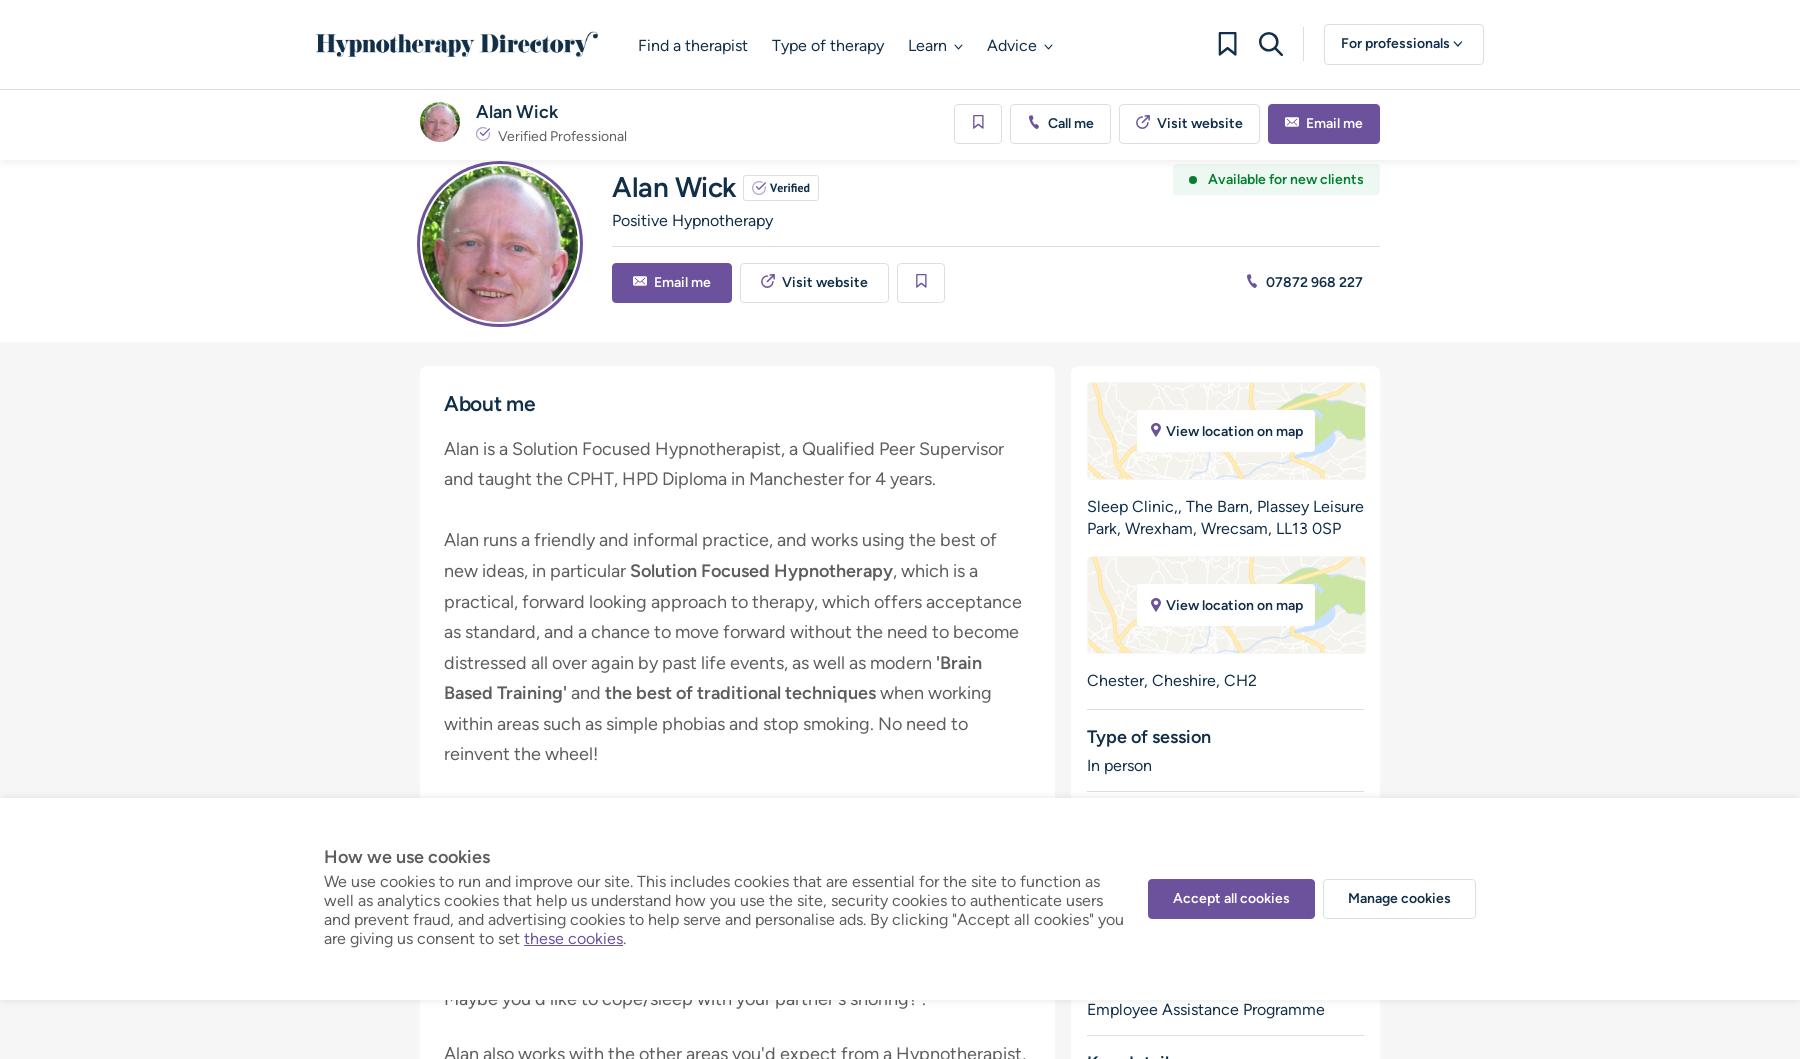 The image size is (1800, 1059). Describe the element at coordinates (444, 952) in the screenshot. I see `'such as sleep walking, sleep 'paralysis' and what Alan prefers to term sleep 'behaviour' such as shouting out, tossing and turning, waving limbs, disturbing partners' and reducing the quality of their own sleep. Maybe you'd like to cope/sleep with your partner's snoring? .'` at that location.